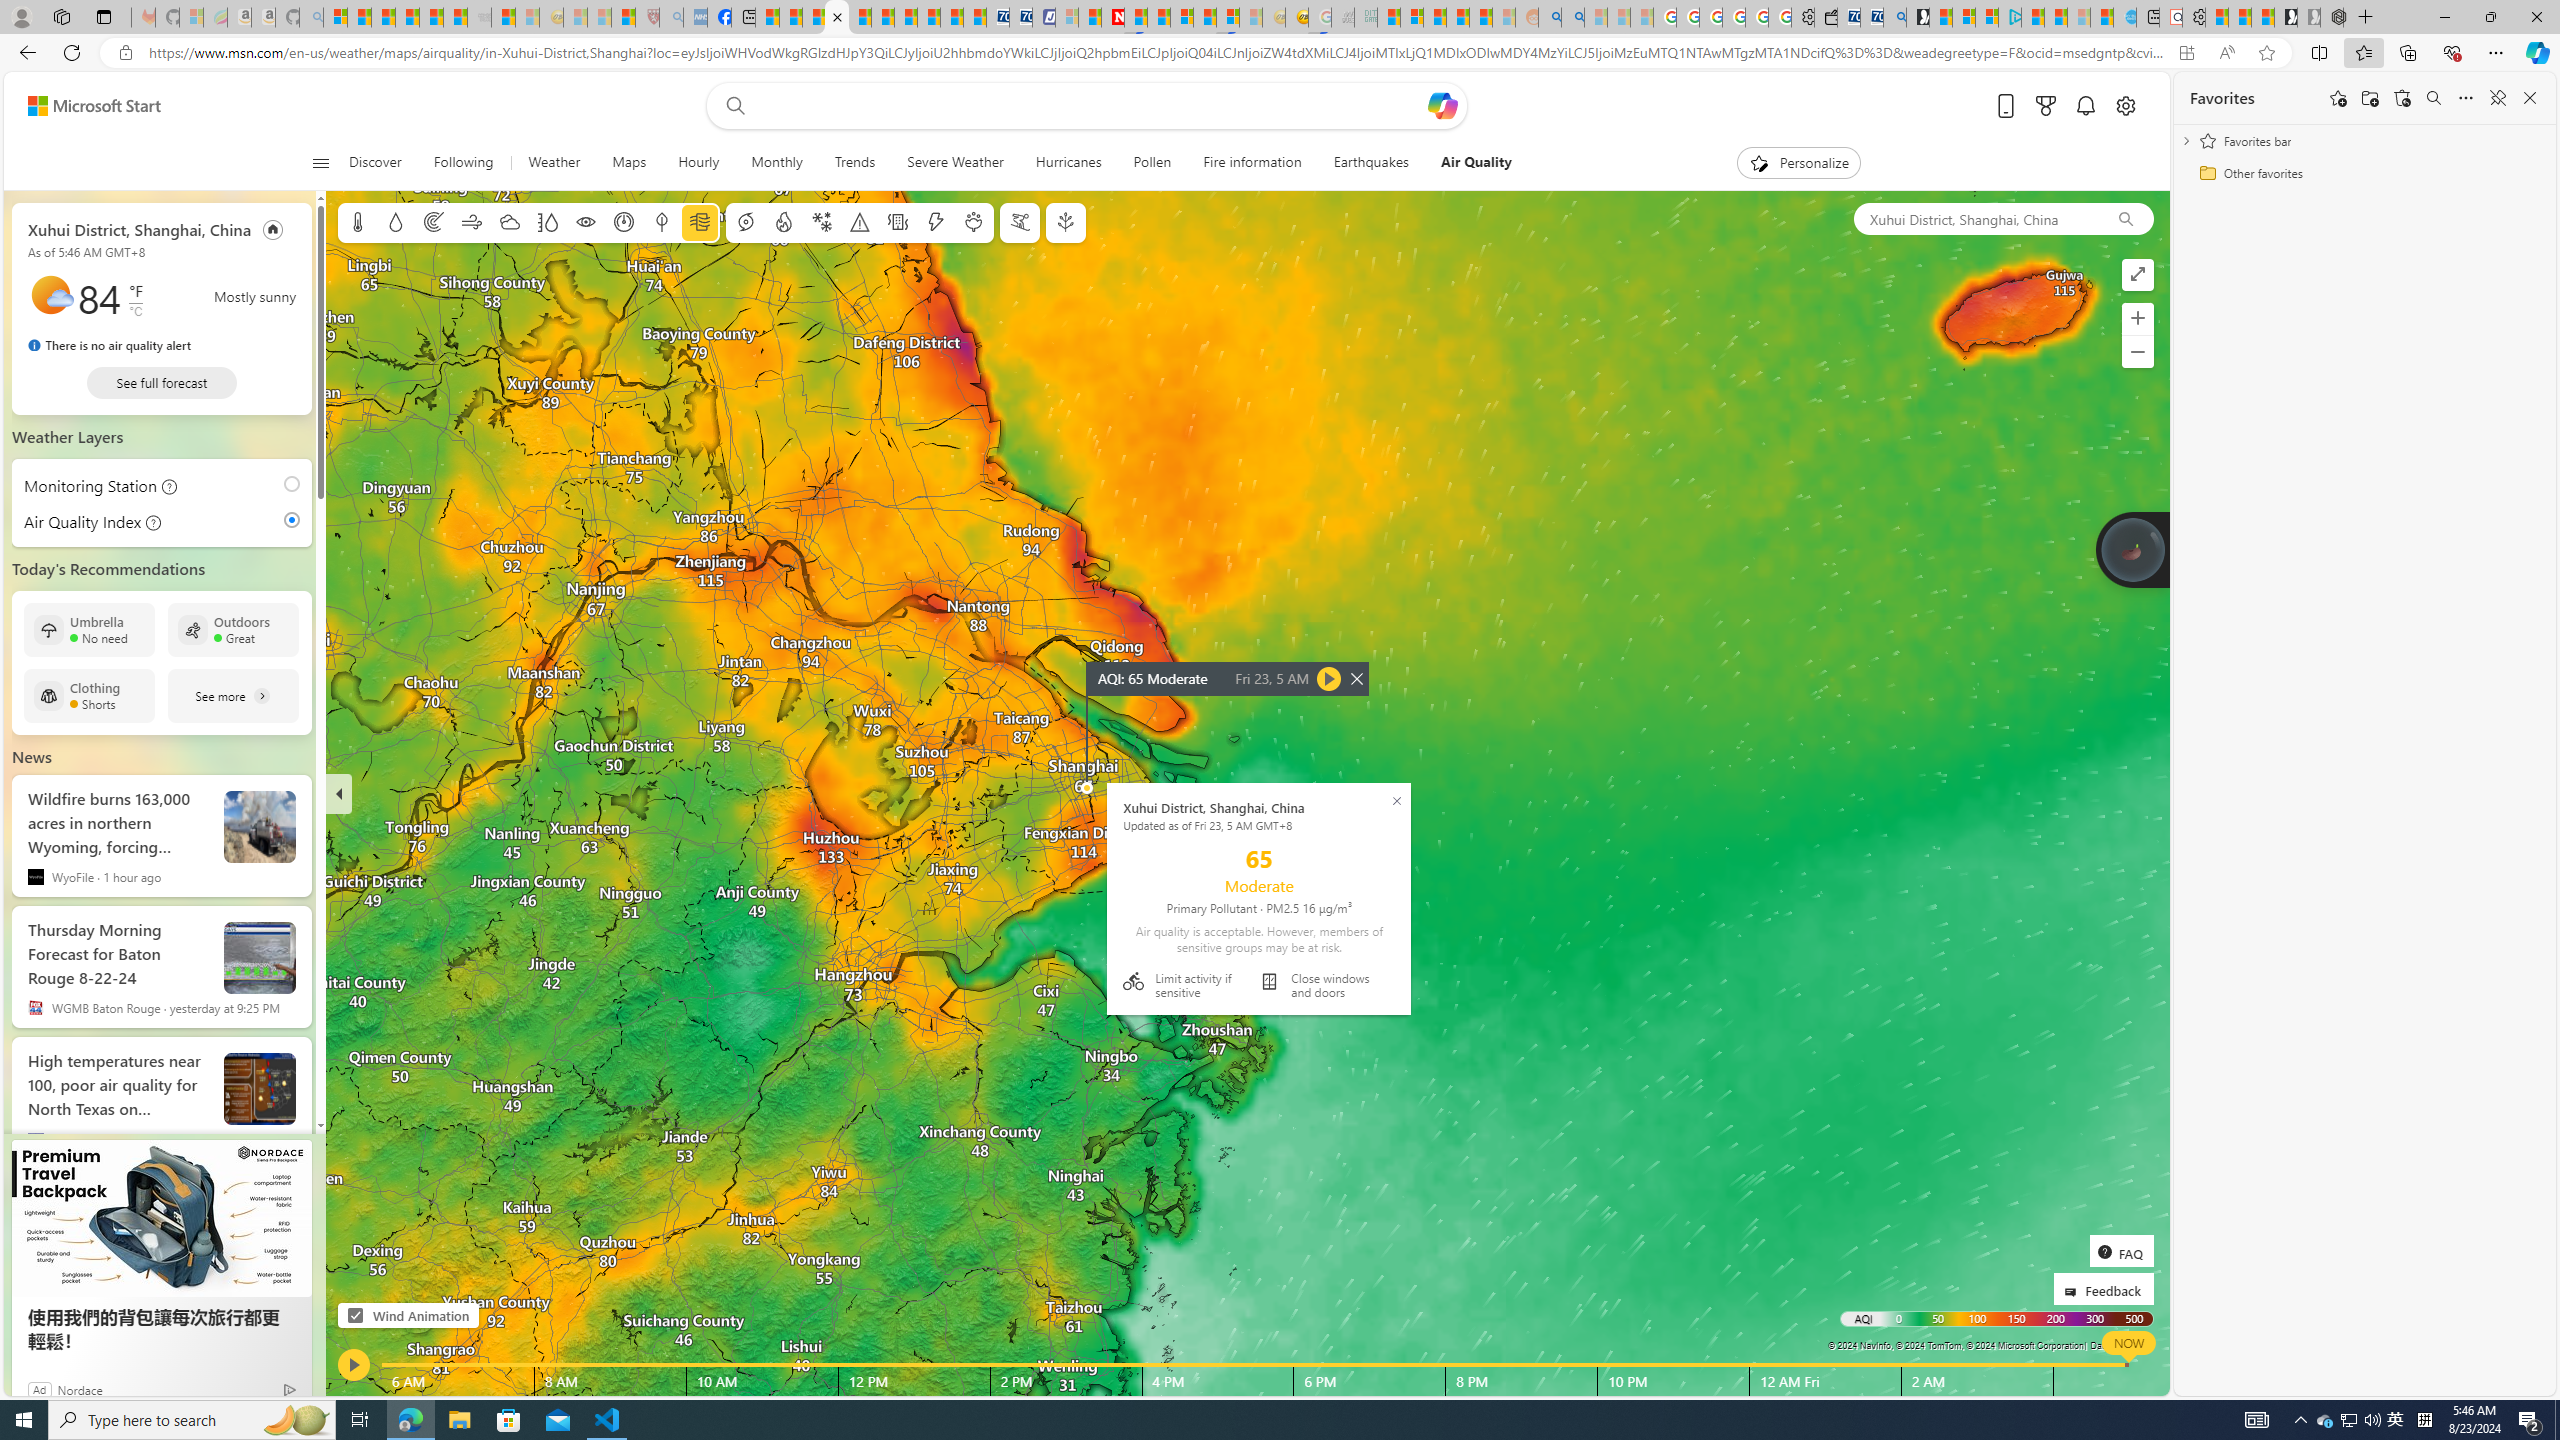 This screenshot has width=2560, height=1440. What do you see at coordinates (1442, 104) in the screenshot?
I see `'Open Copilot'` at bounding box center [1442, 104].